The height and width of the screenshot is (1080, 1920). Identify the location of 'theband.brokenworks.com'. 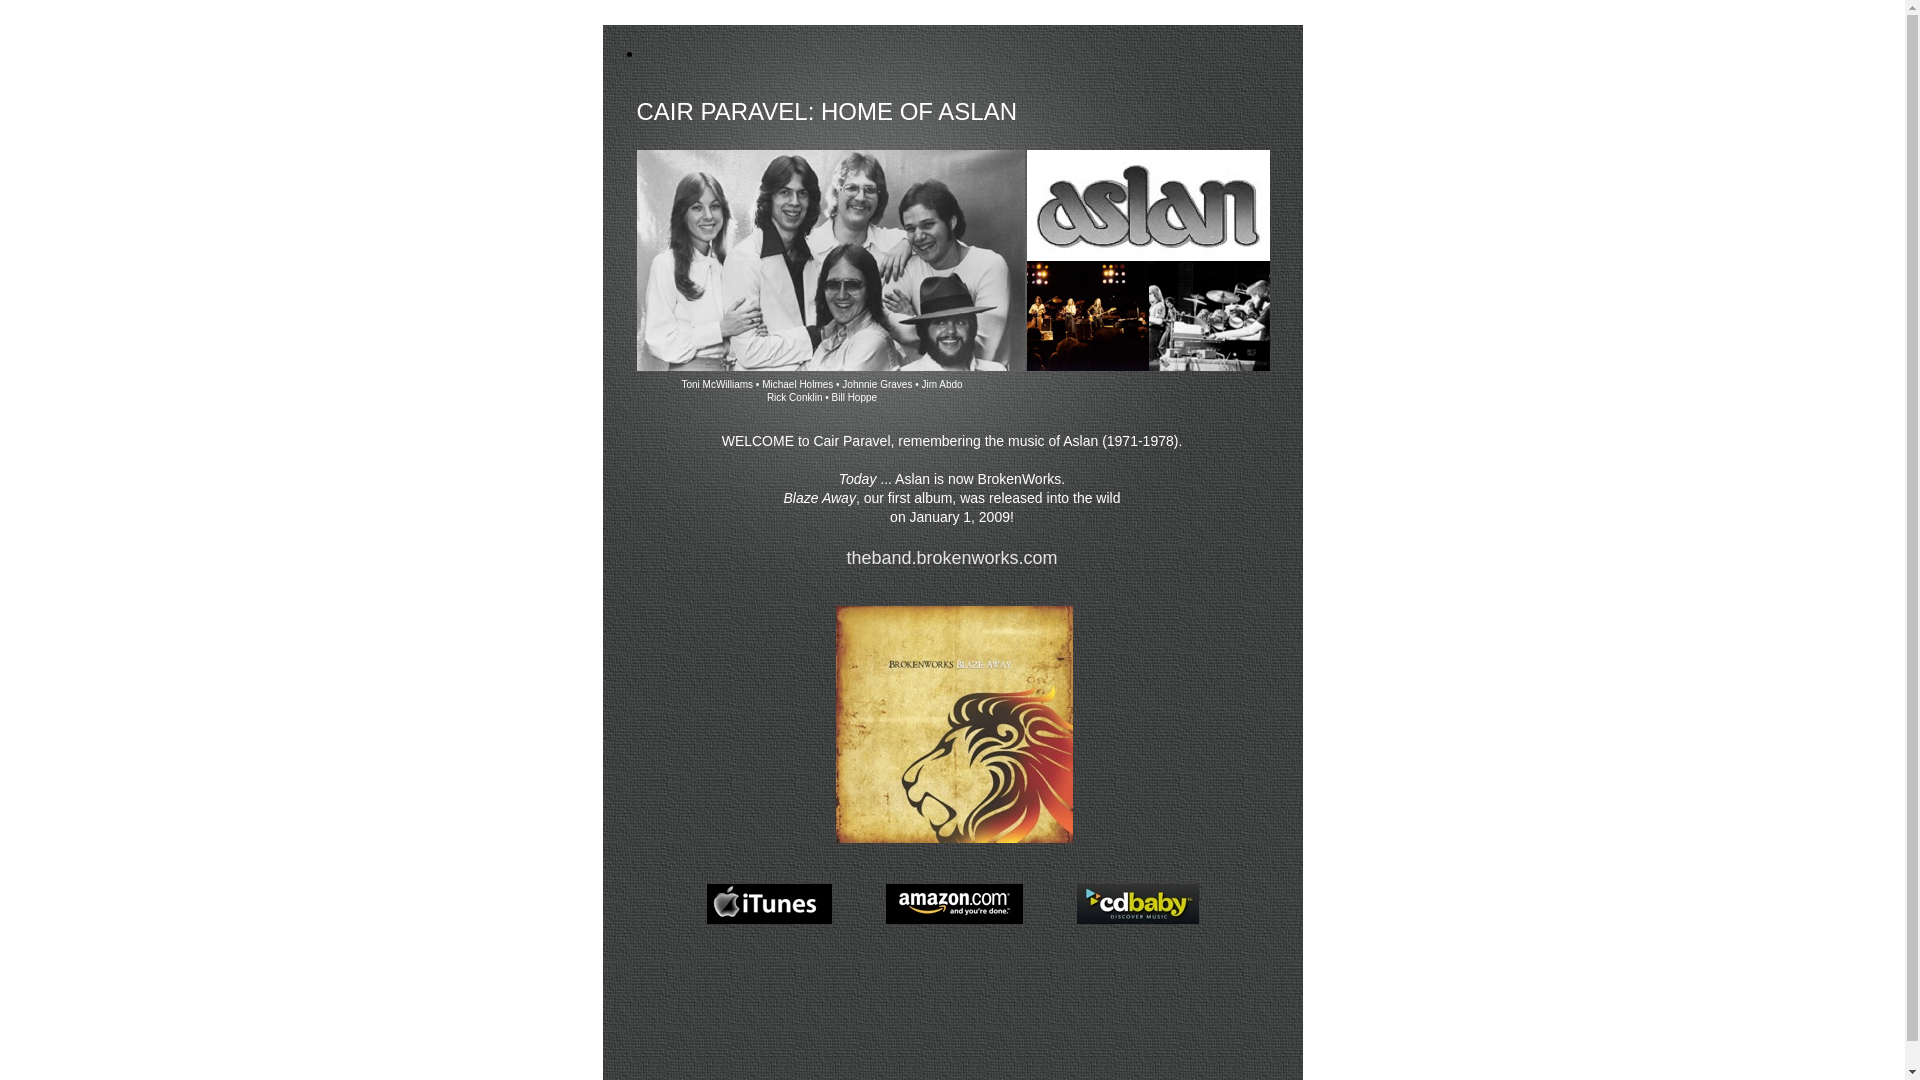
(845, 558).